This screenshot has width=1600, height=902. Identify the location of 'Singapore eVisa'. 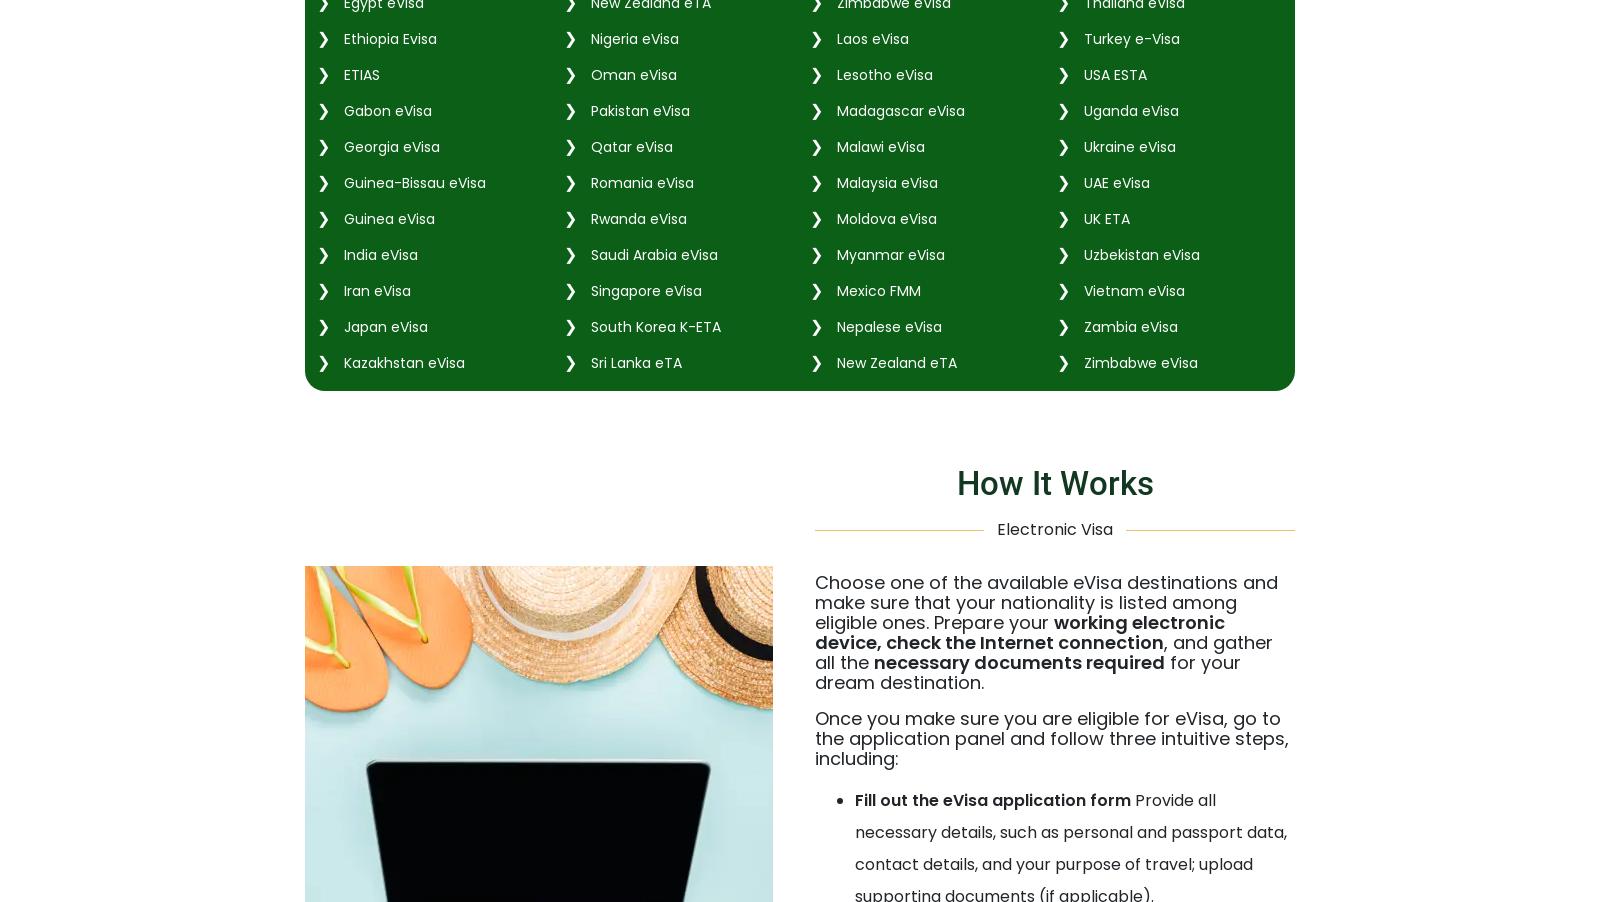
(643, 289).